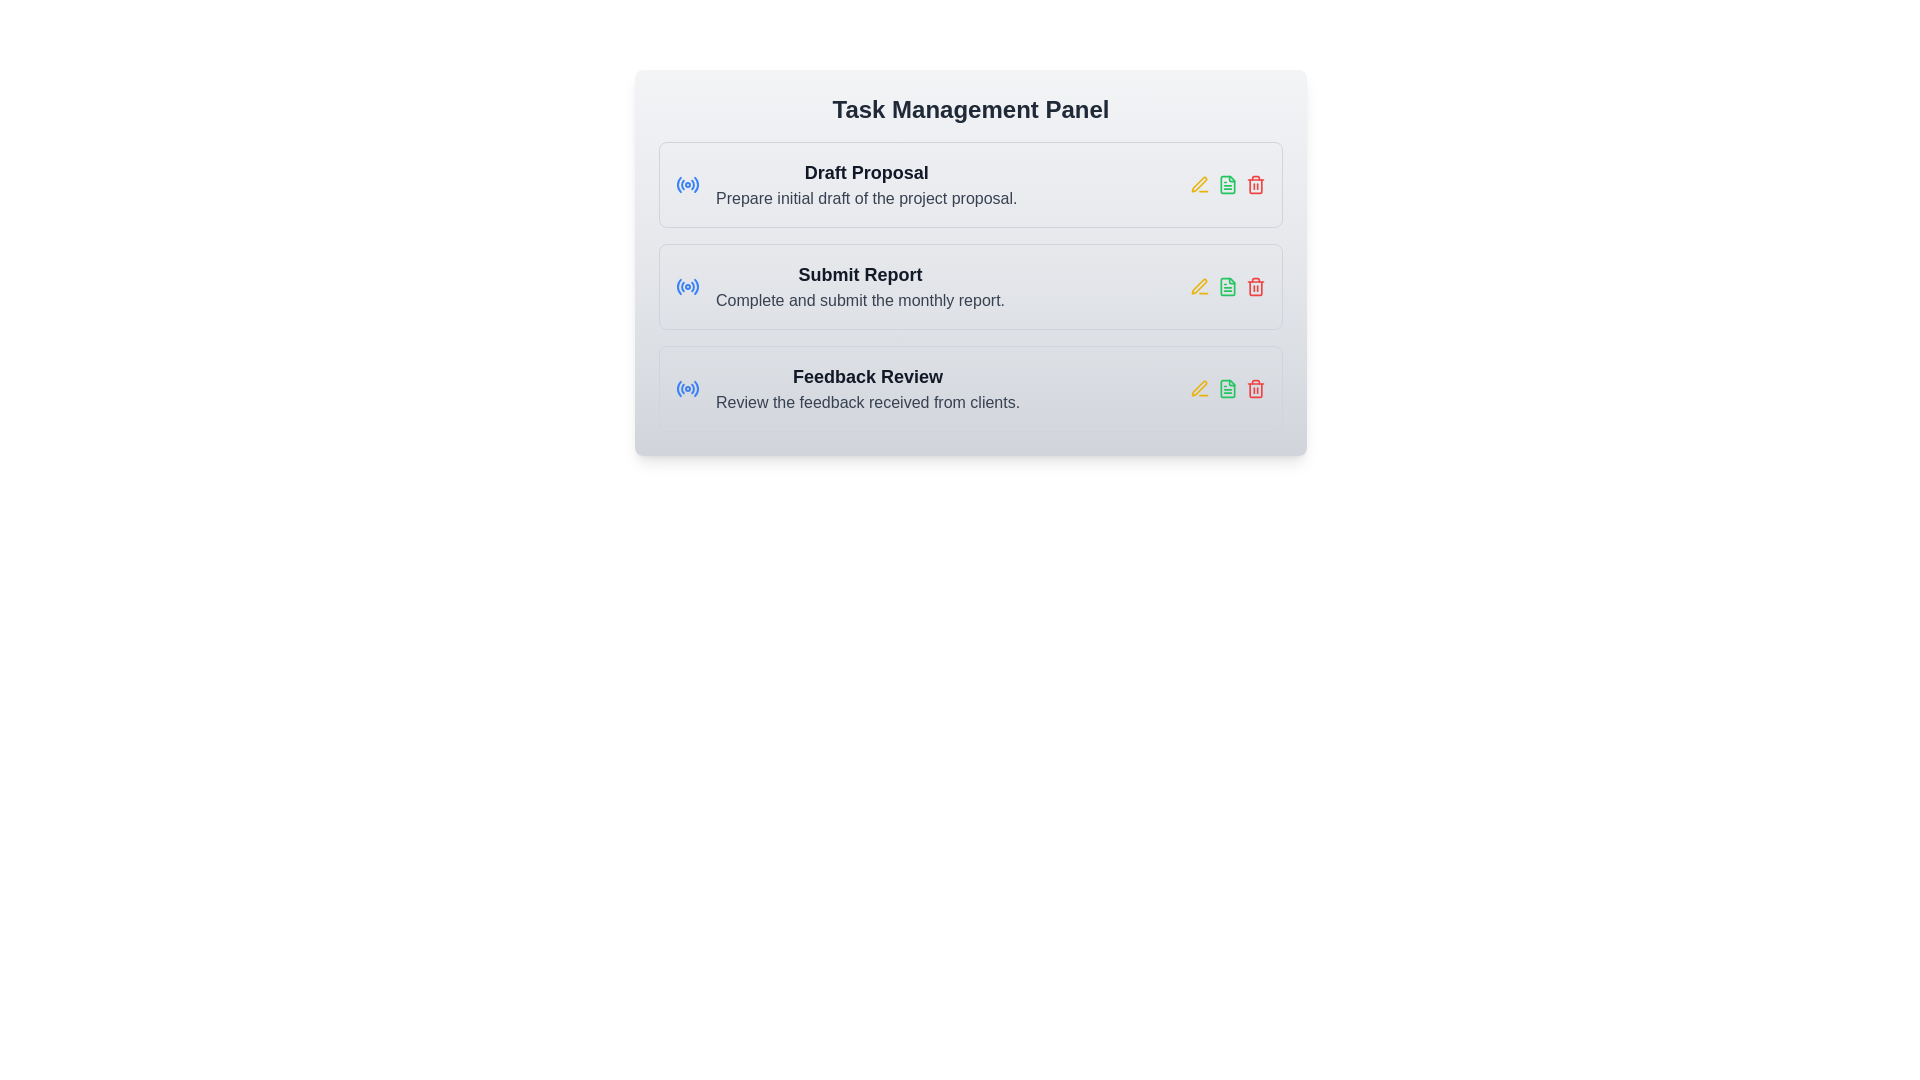 This screenshot has width=1920, height=1080. I want to click on the small green document icon located between the yellow pencil icon and the red trash icon, so click(1227, 185).